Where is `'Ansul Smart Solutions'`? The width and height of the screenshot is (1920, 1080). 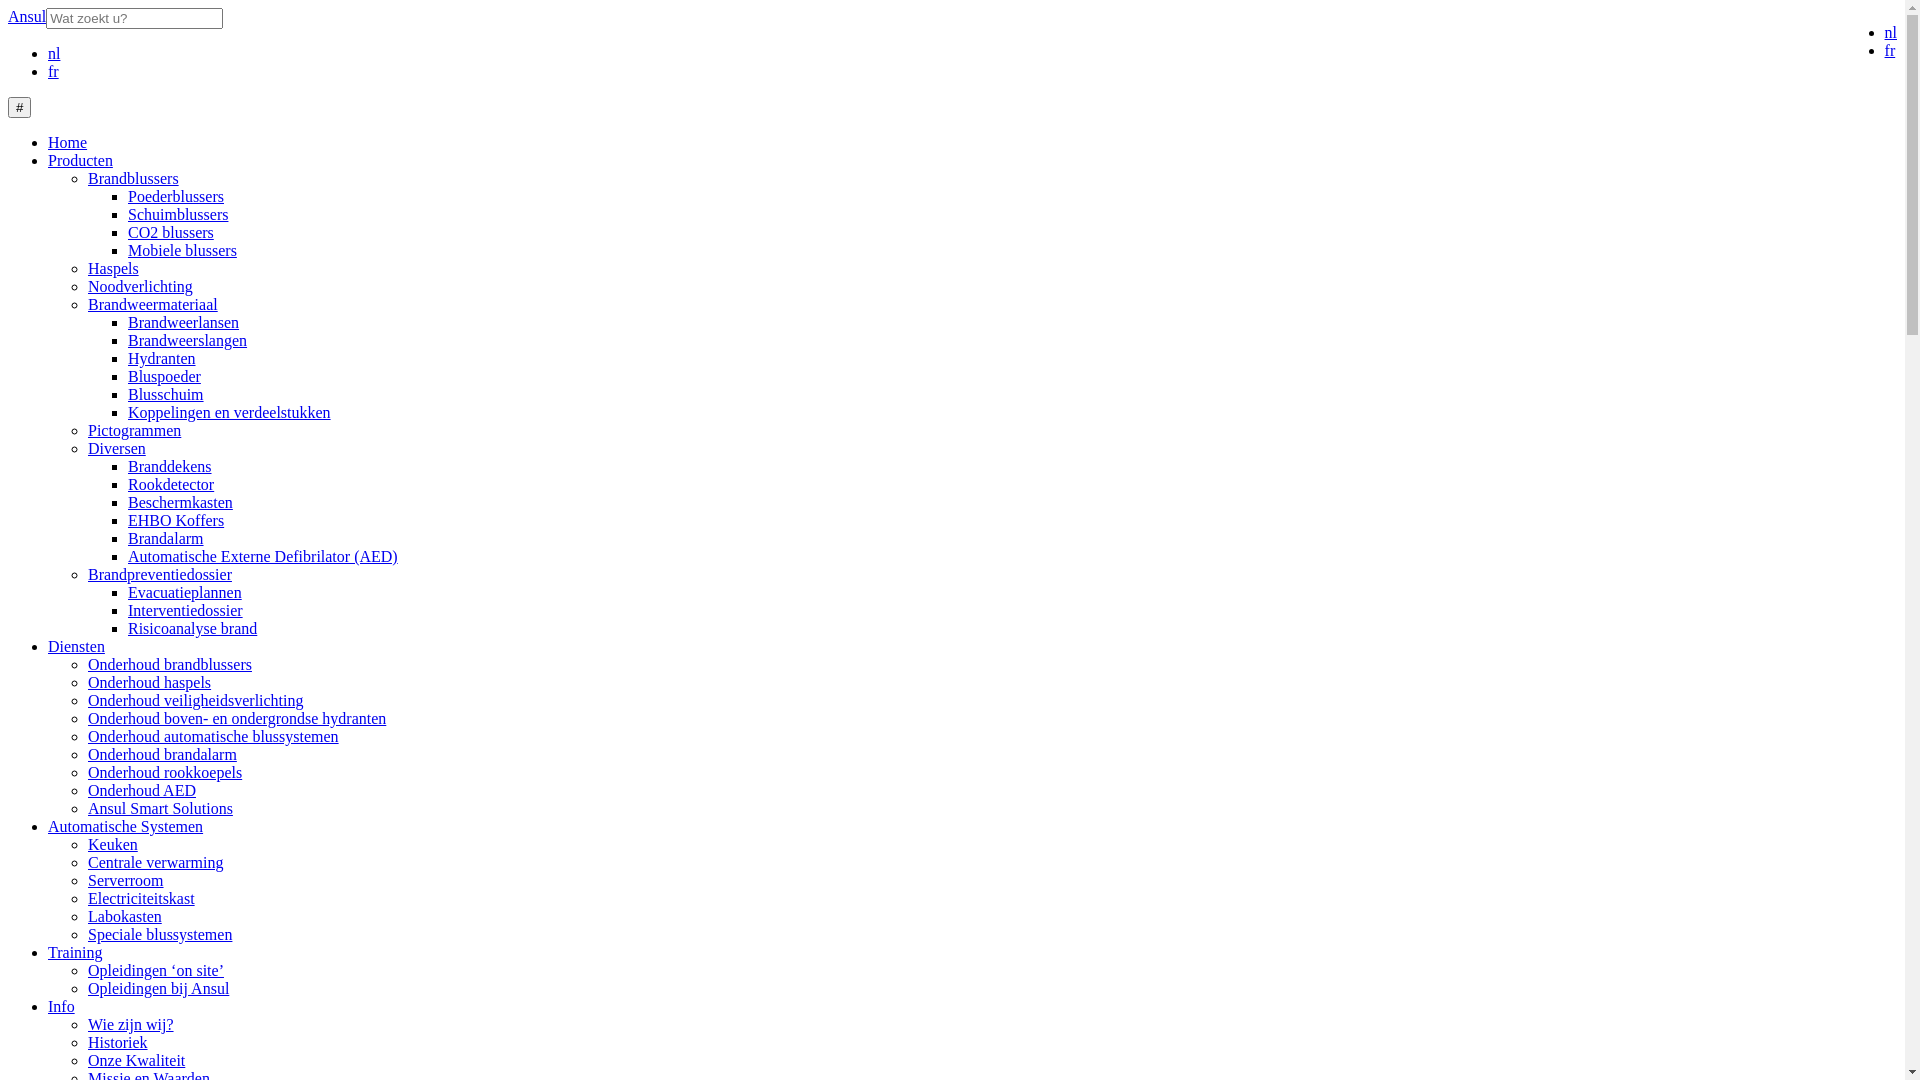
'Ansul Smart Solutions' is located at coordinates (86, 807).